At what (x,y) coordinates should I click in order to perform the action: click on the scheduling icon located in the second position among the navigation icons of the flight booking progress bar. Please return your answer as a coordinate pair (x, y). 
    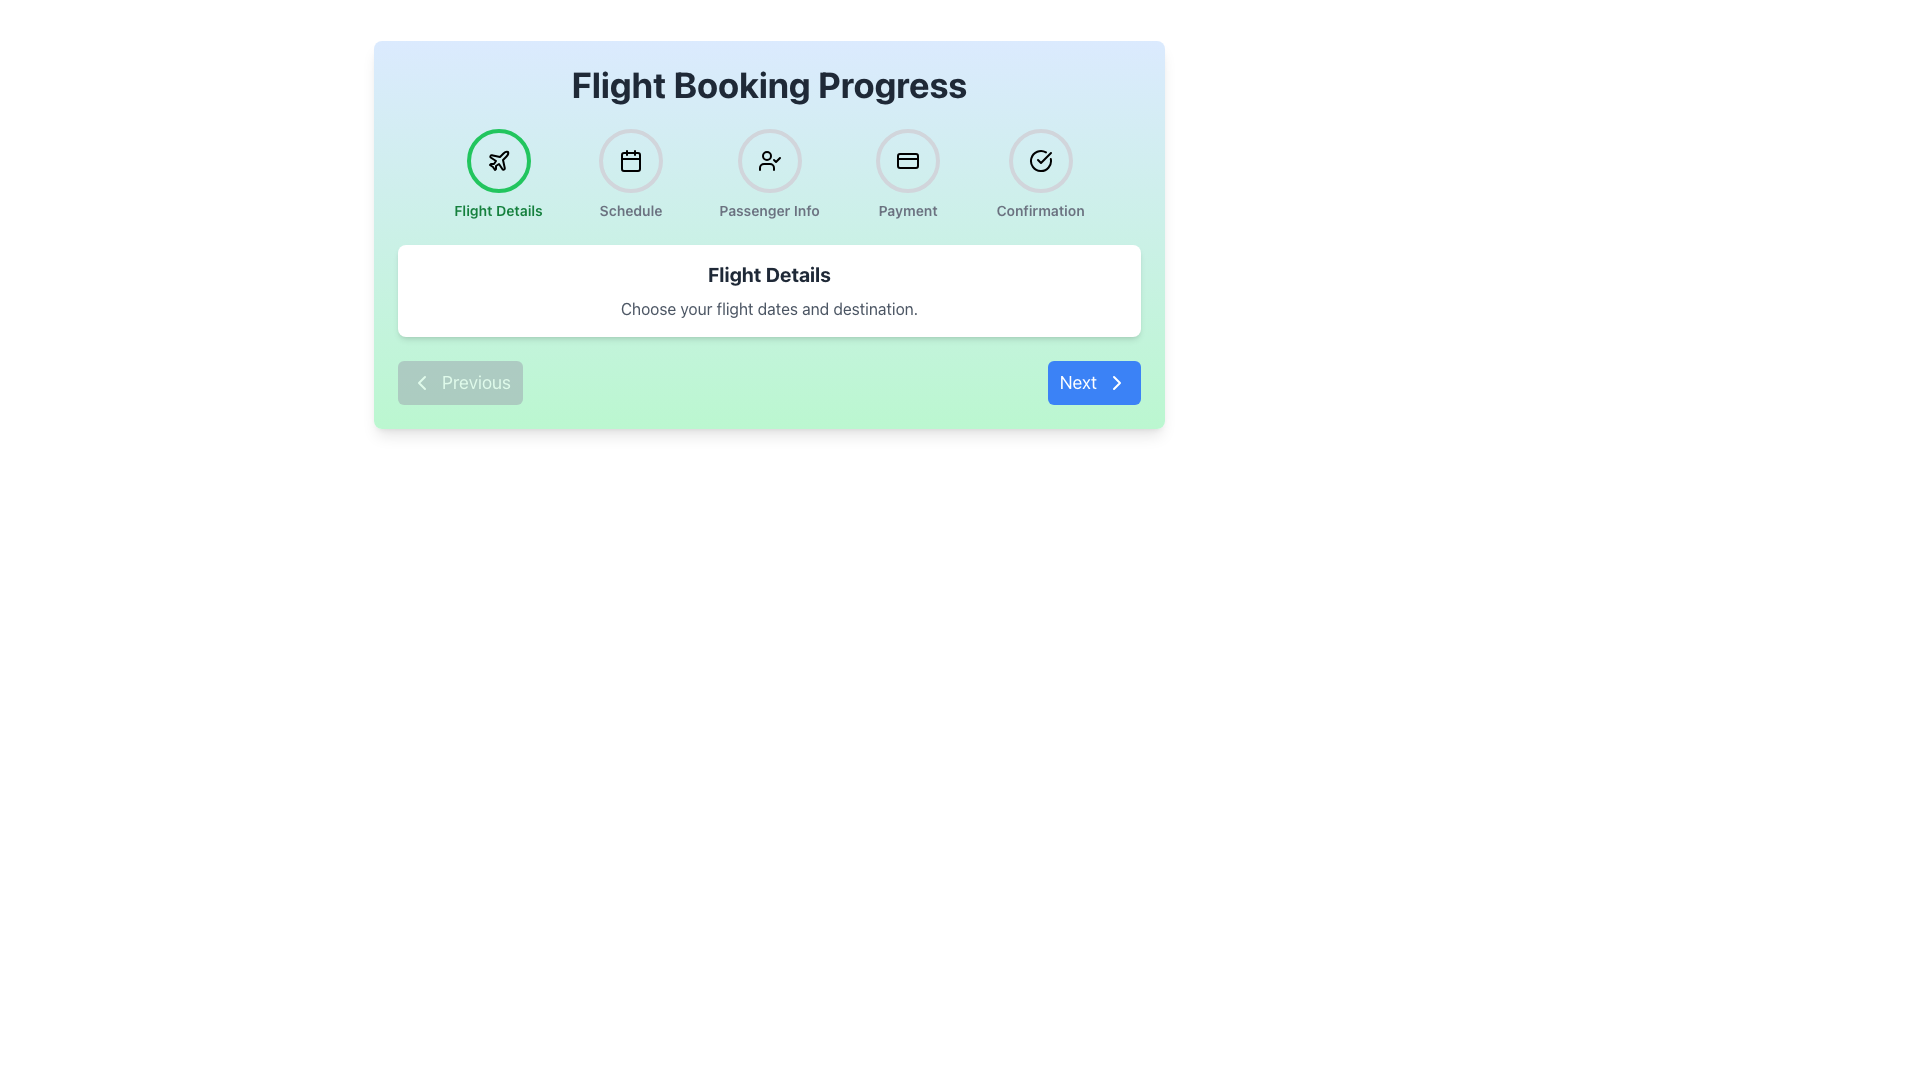
    Looking at the image, I should click on (630, 160).